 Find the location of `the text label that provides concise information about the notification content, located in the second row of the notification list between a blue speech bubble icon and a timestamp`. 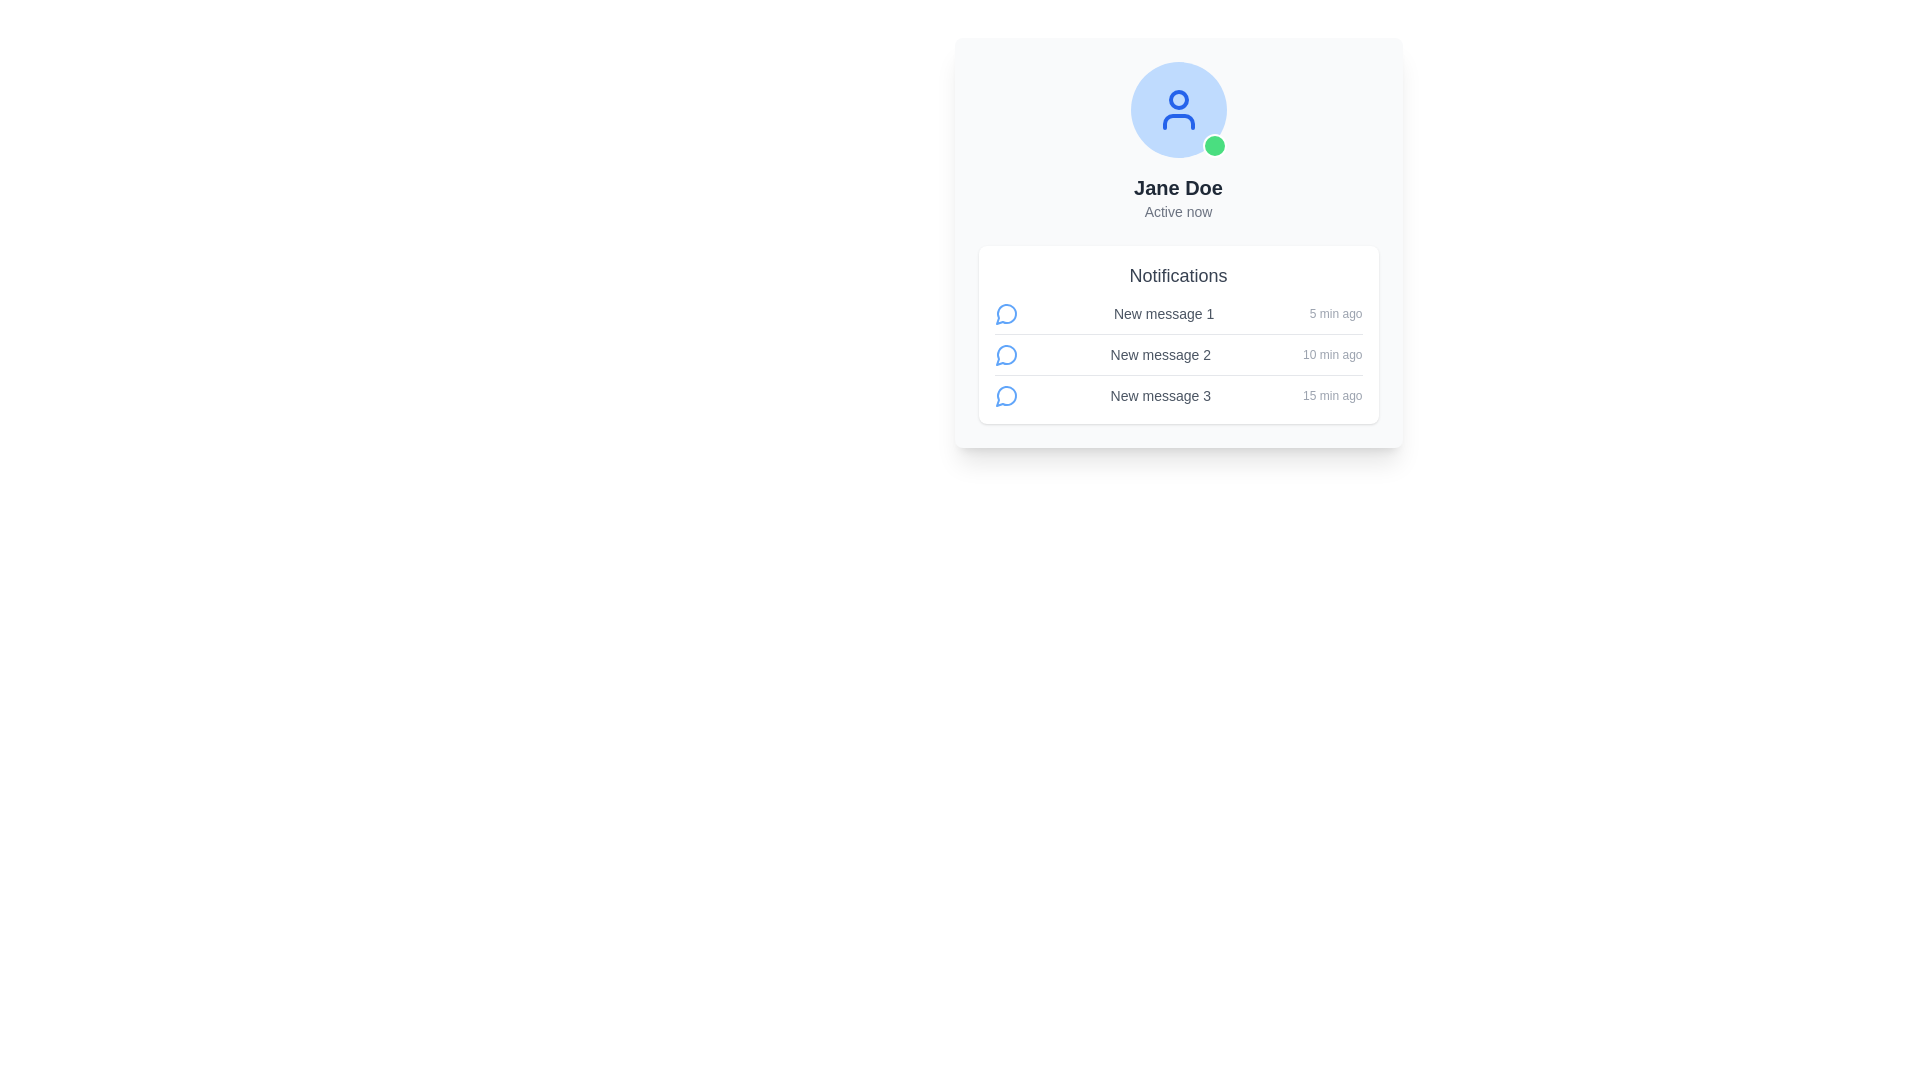

the text label that provides concise information about the notification content, located in the second row of the notification list between a blue speech bubble icon and a timestamp is located at coordinates (1160, 353).